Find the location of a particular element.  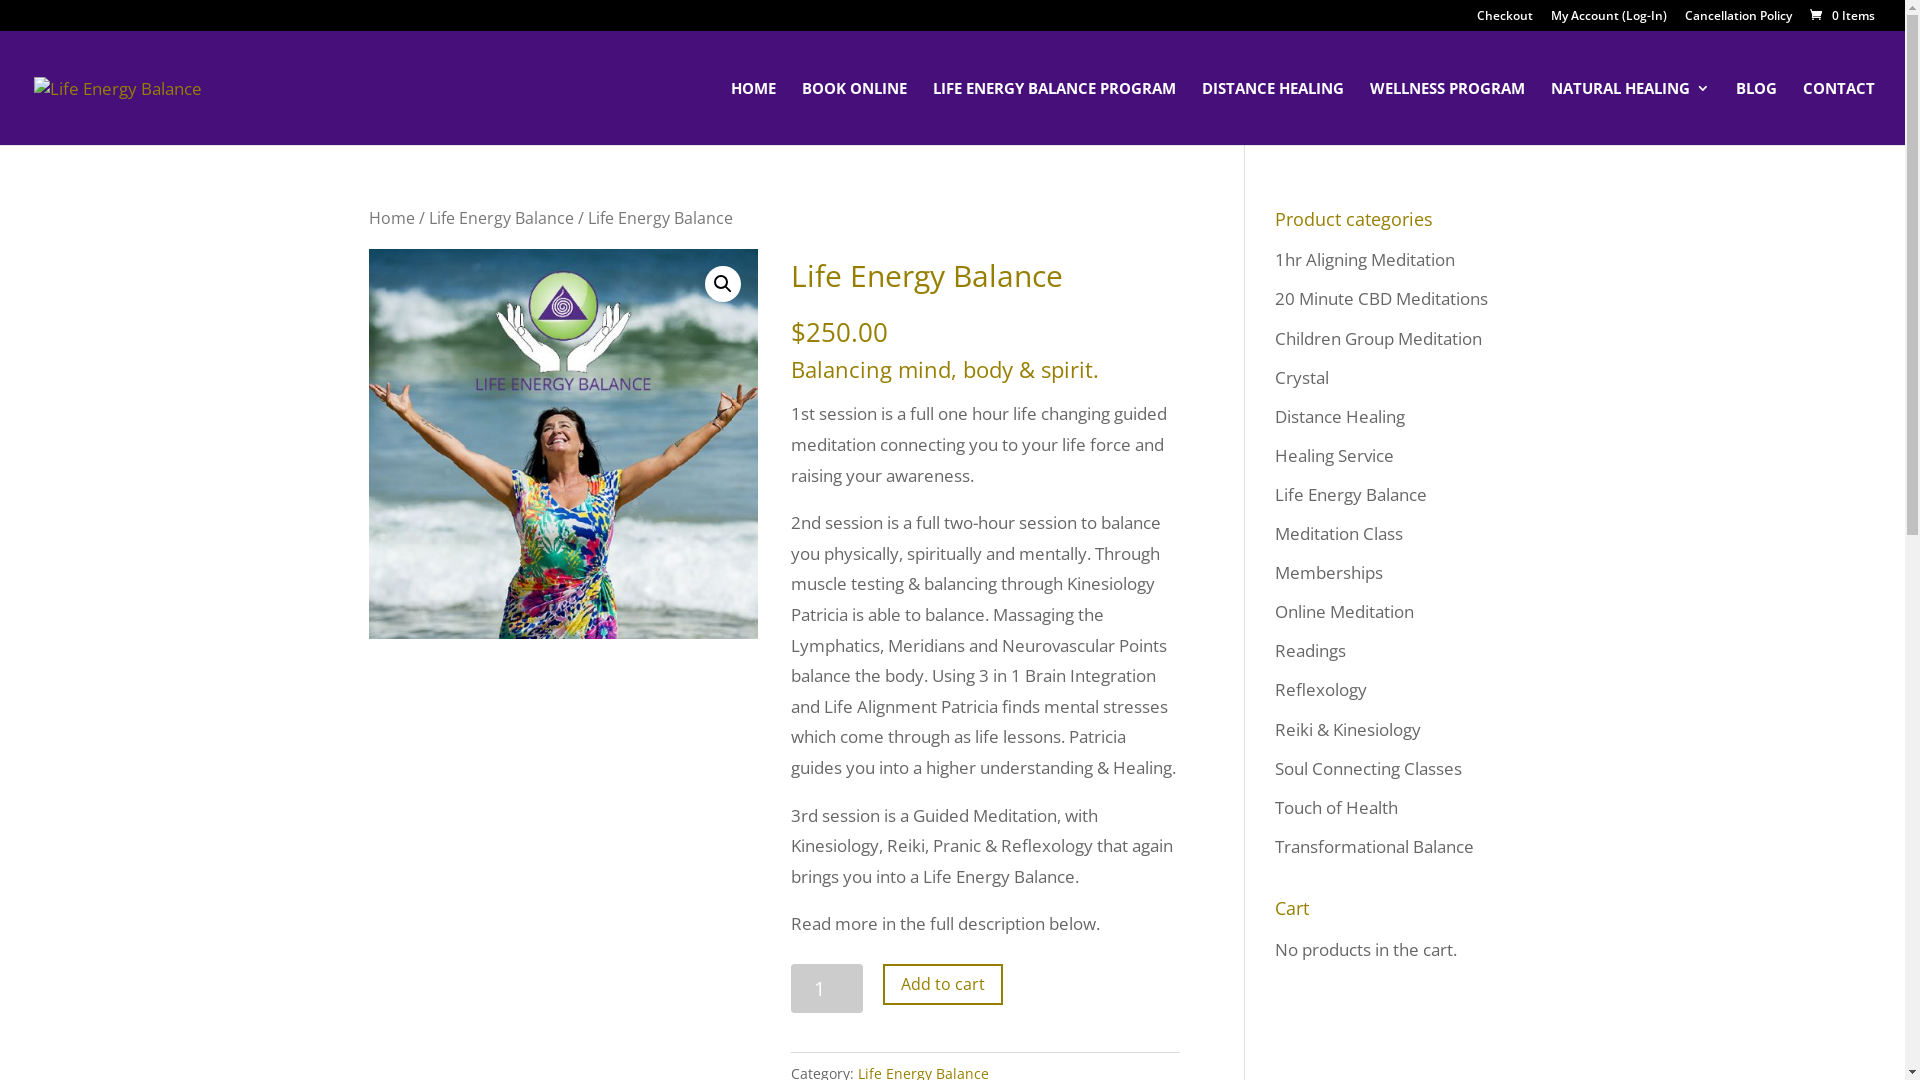

'Children Group Meditation' is located at coordinates (1376, 337).